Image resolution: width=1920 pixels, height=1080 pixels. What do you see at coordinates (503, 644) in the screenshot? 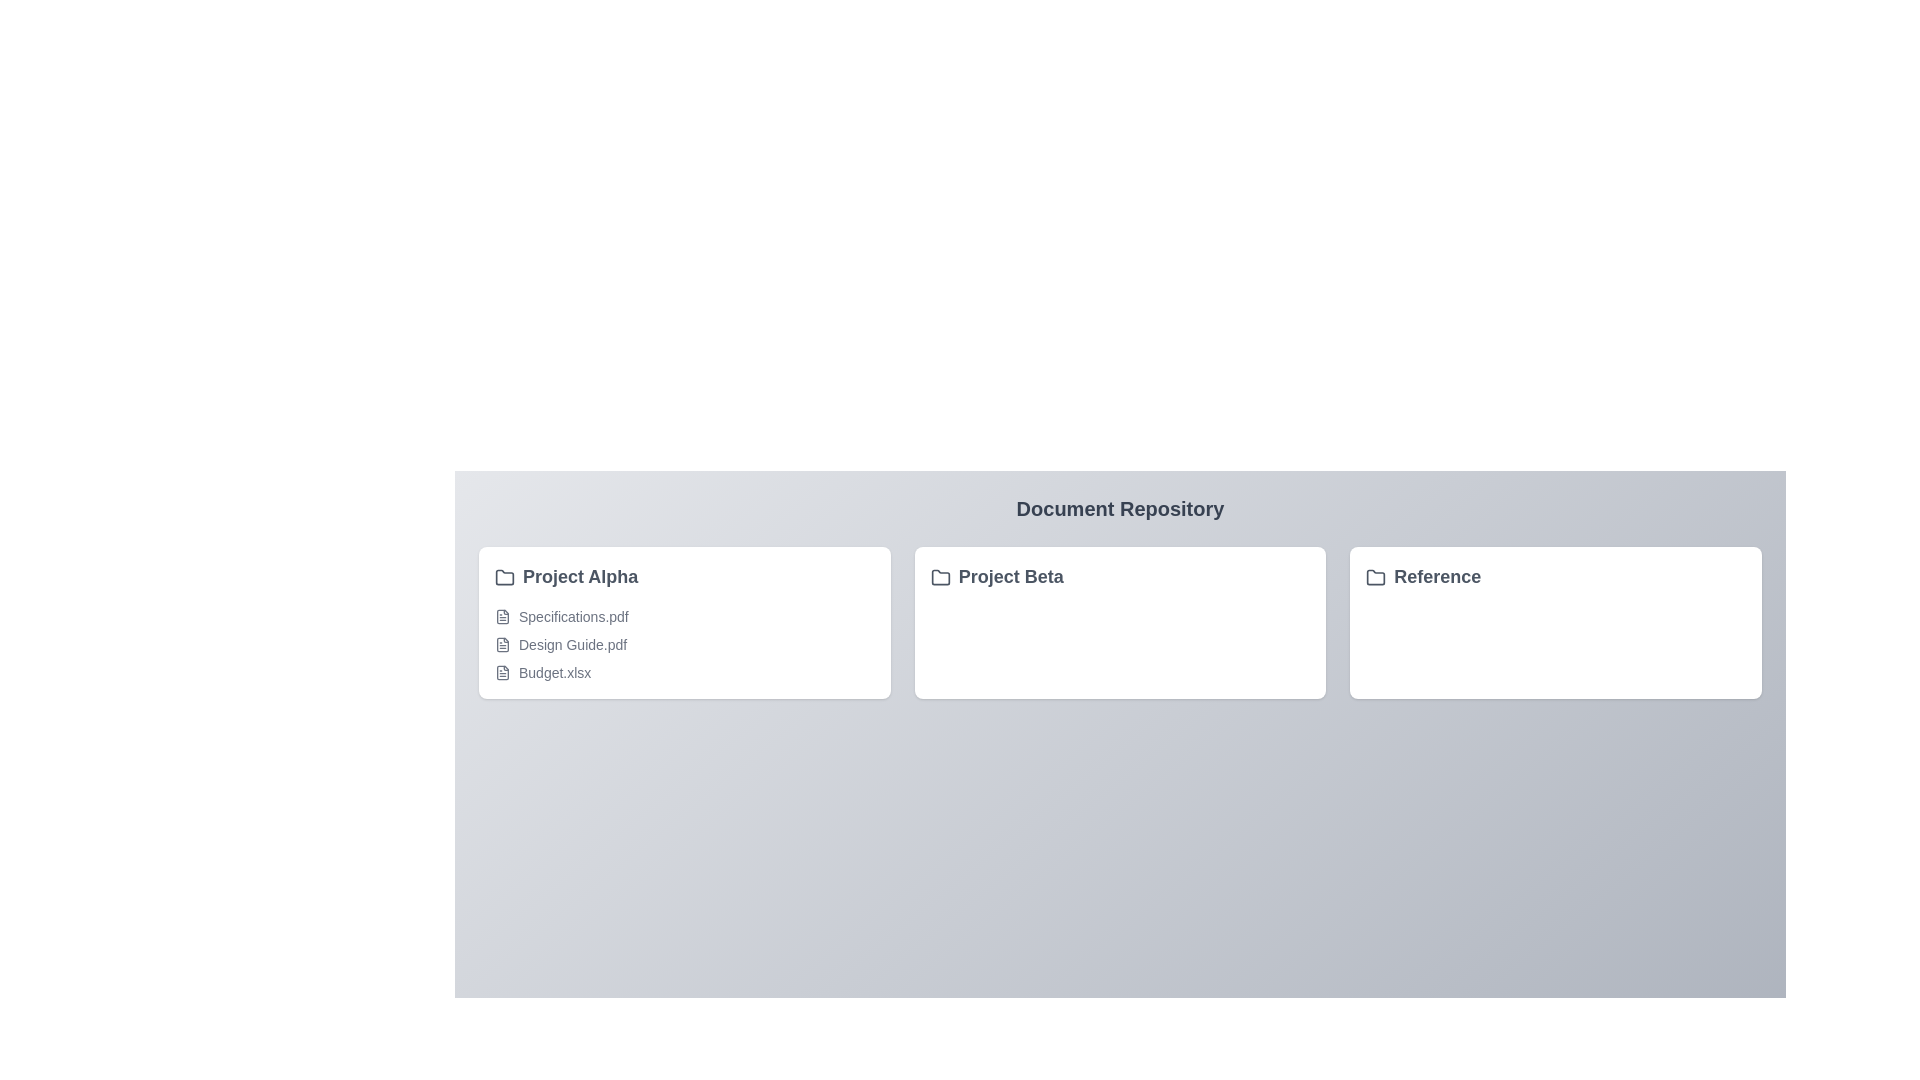
I see `on the File icon representing the PDF document labeled 'Design Guide.pdf' located in the Project Alpha section of the Document Repository interface` at bounding box center [503, 644].